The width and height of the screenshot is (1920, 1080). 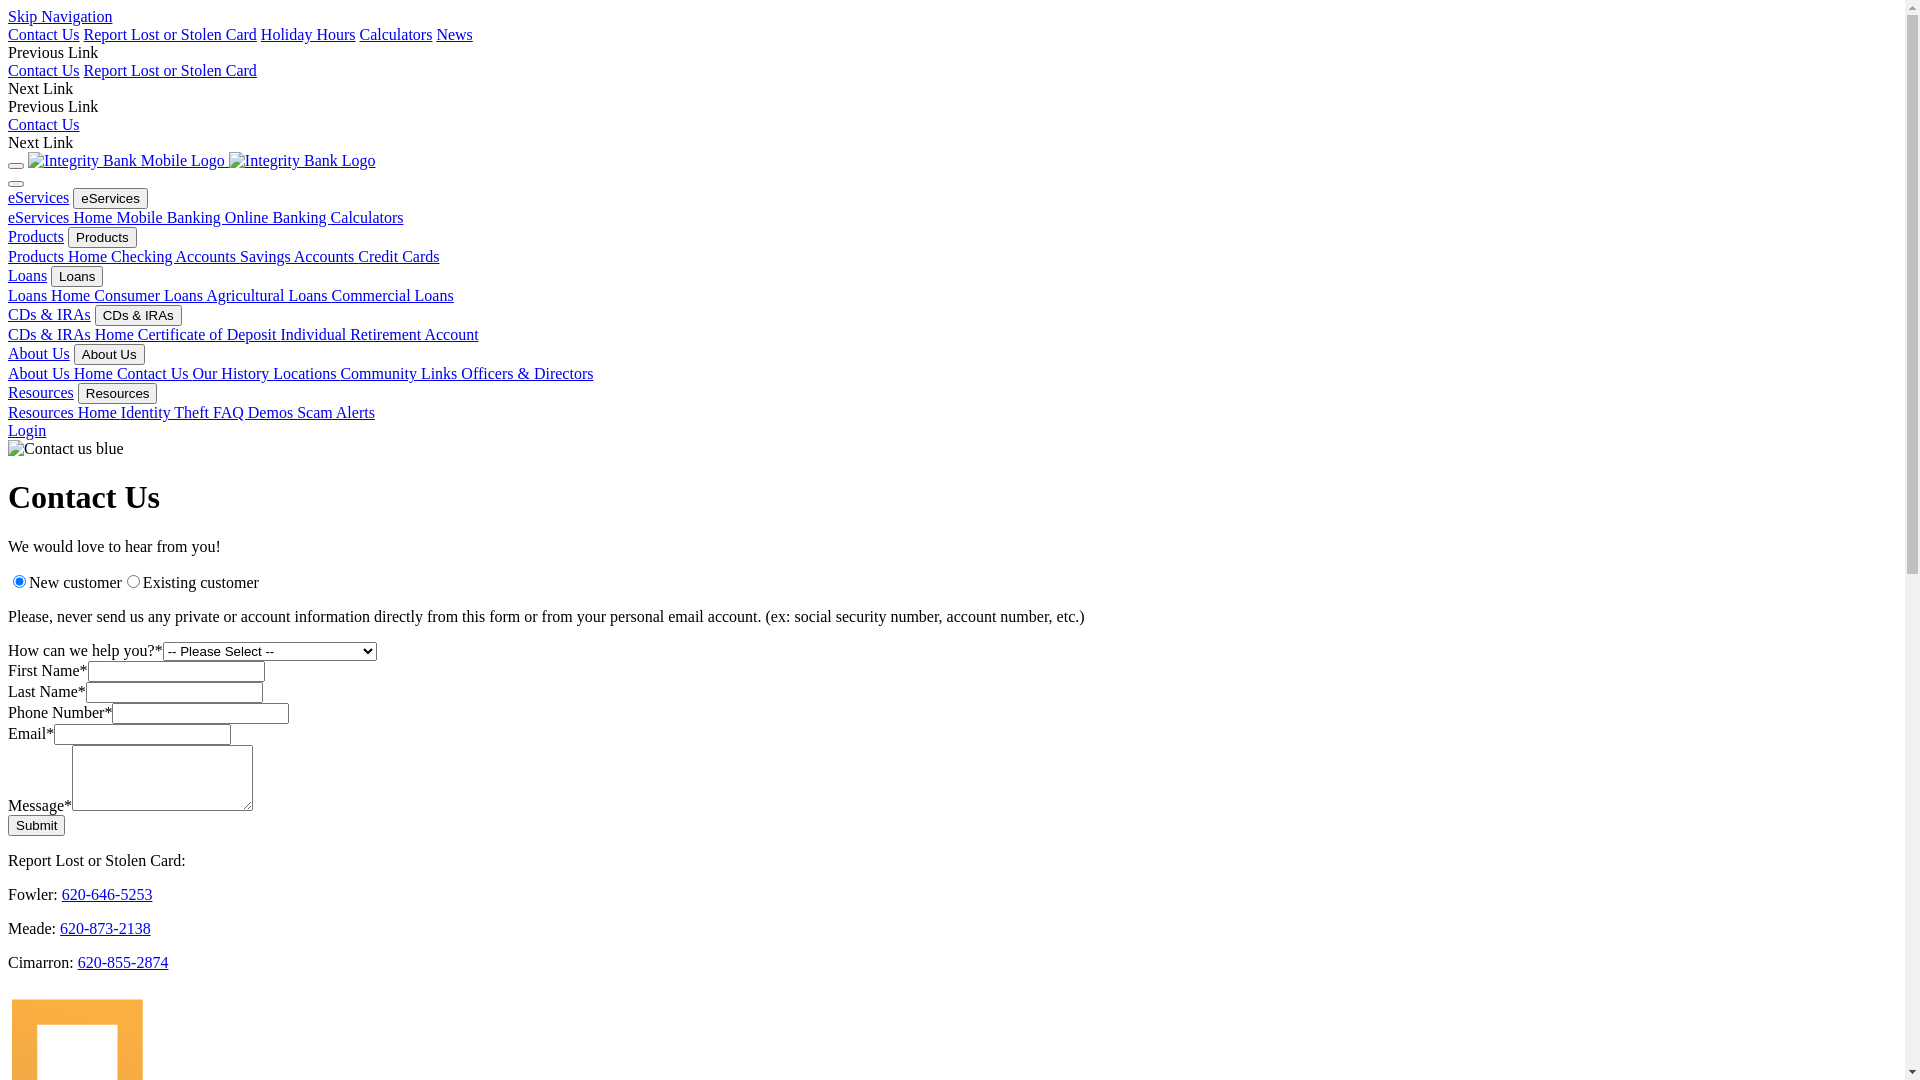 I want to click on 'Calculators', so click(x=331, y=217).